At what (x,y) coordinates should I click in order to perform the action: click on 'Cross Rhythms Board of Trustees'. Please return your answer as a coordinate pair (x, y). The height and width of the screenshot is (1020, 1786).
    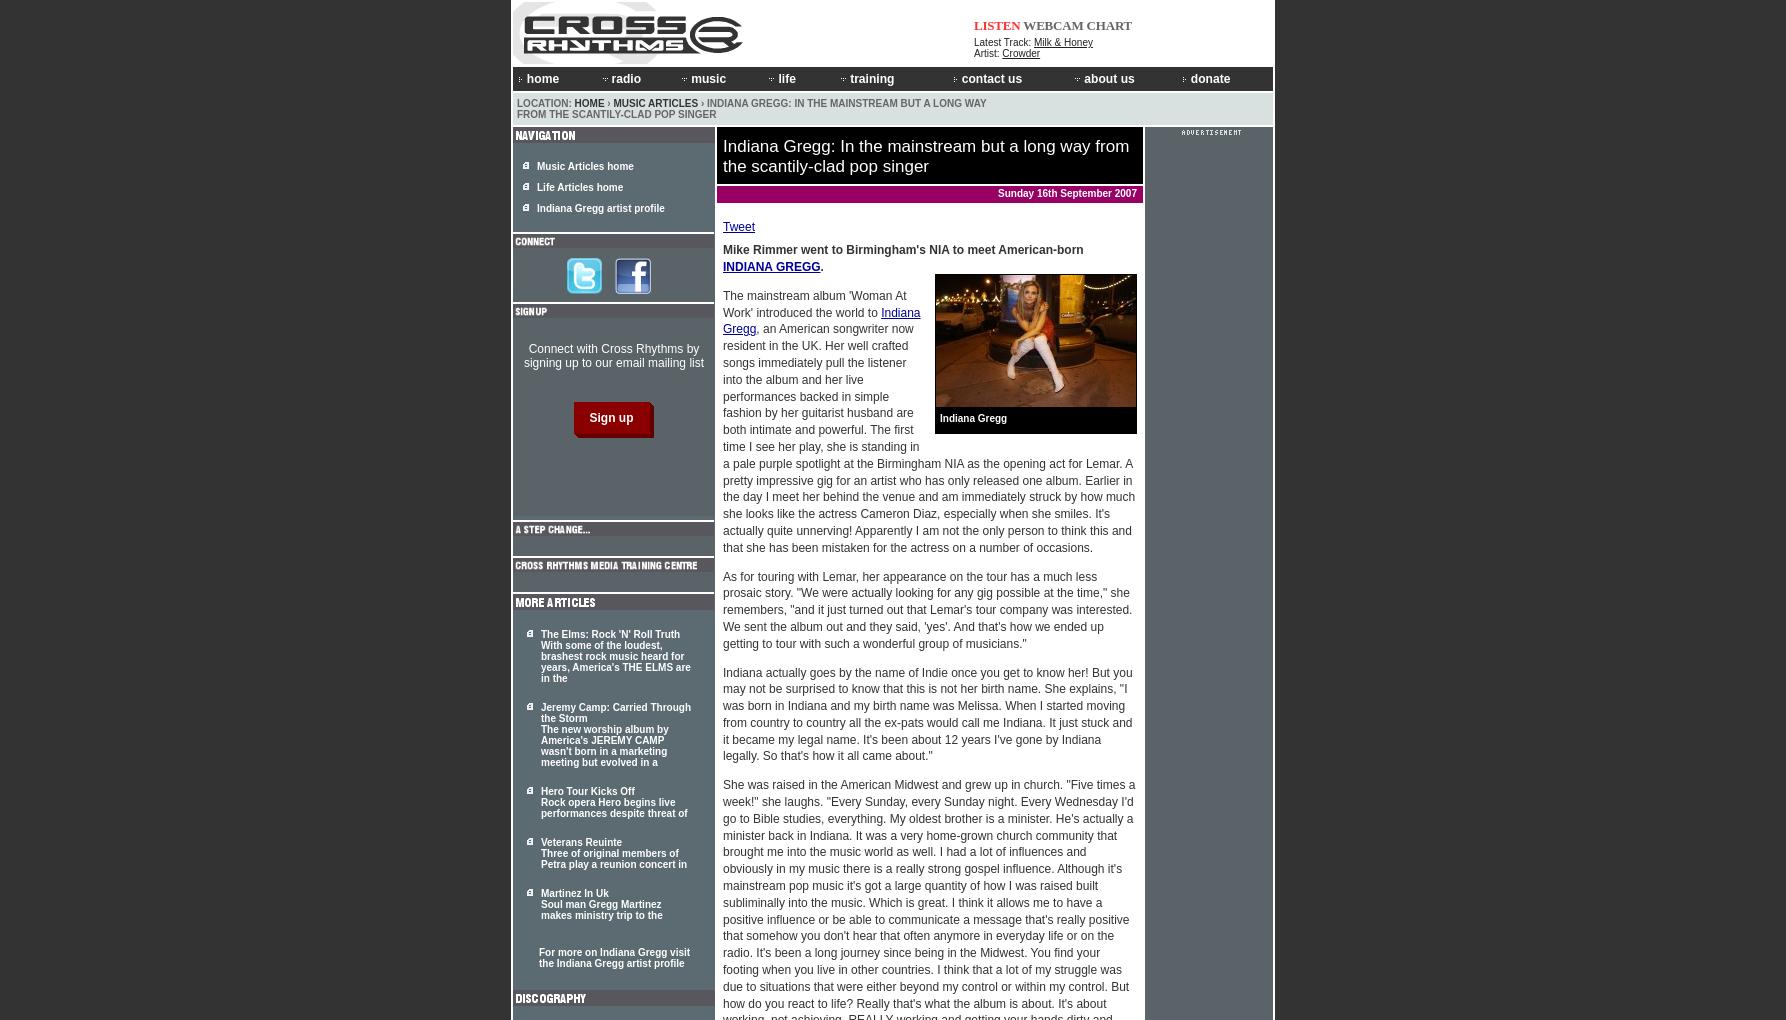
    Looking at the image, I should click on (1163, 141).